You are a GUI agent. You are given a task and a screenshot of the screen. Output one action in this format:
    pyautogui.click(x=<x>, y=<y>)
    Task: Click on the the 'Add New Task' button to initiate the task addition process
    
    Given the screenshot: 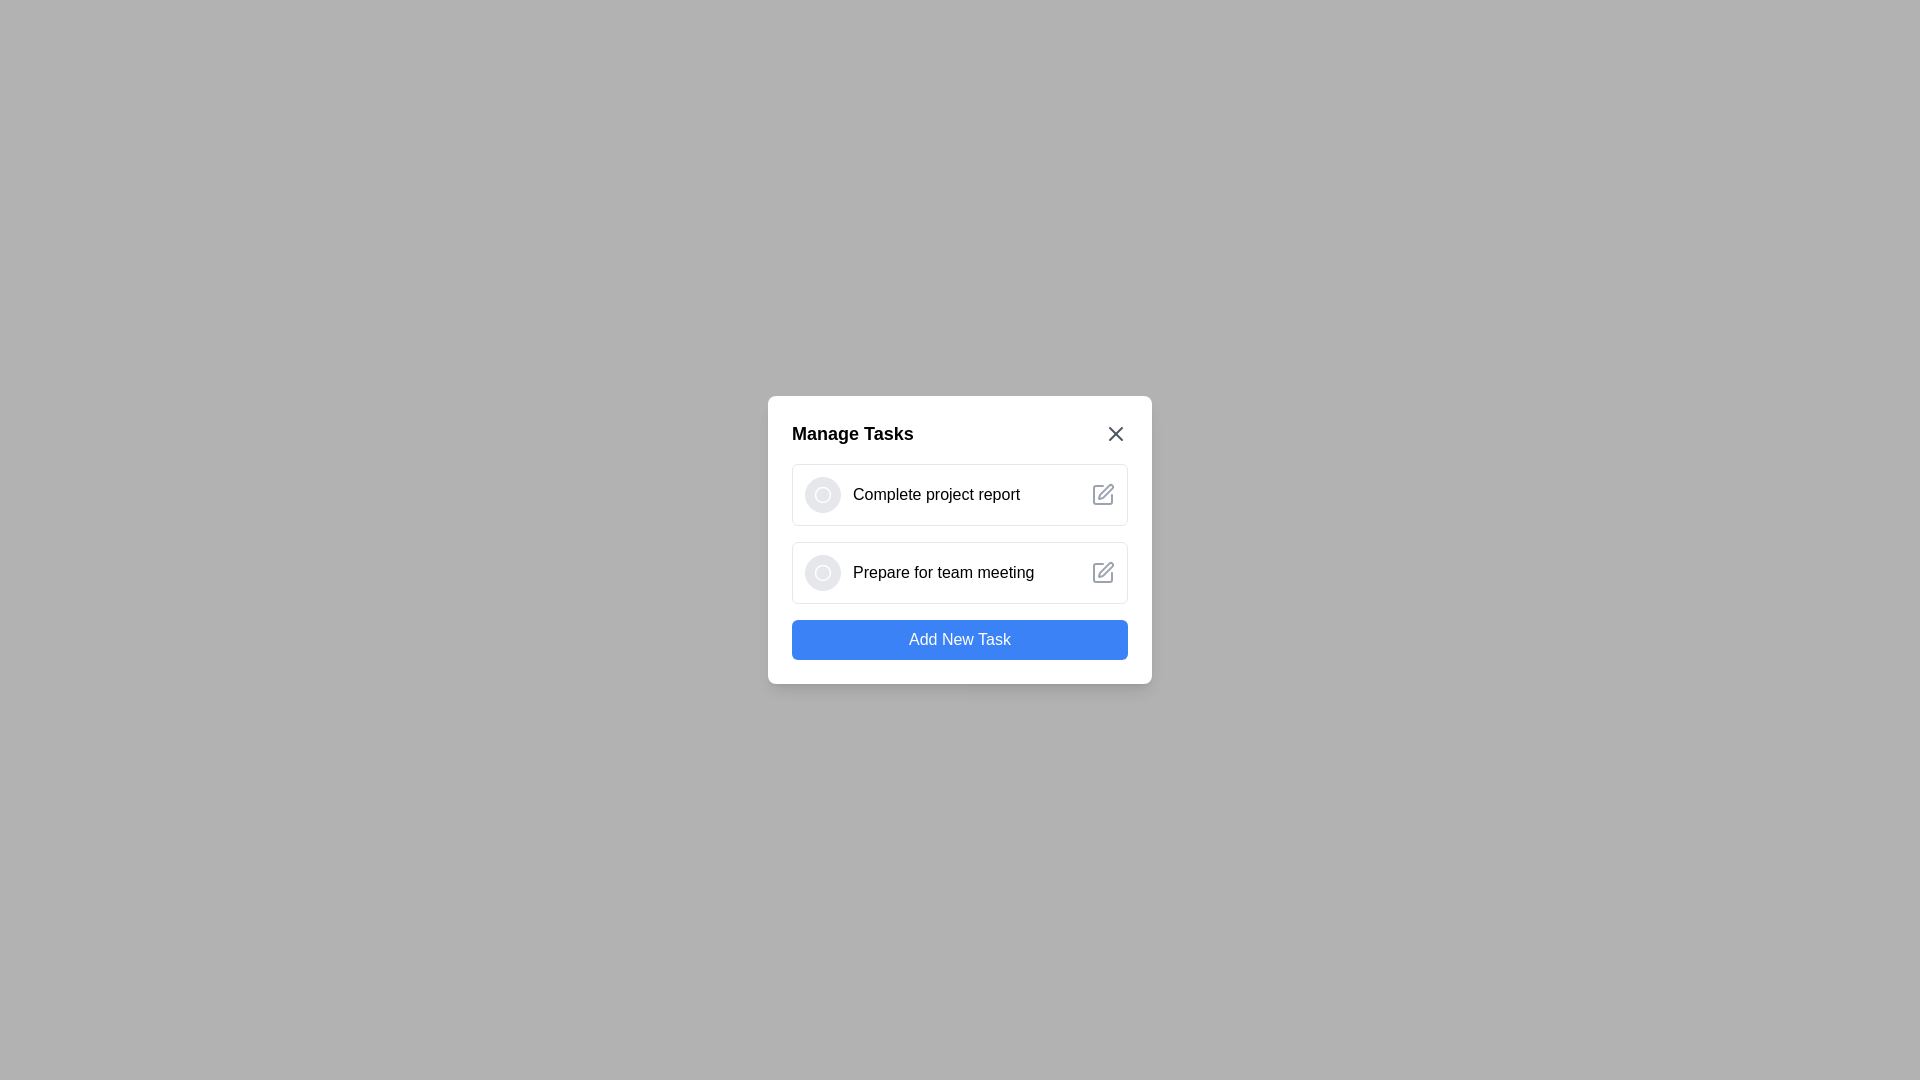 What is the action you would take?
    pyautogui.click(x=960, y=640)
    